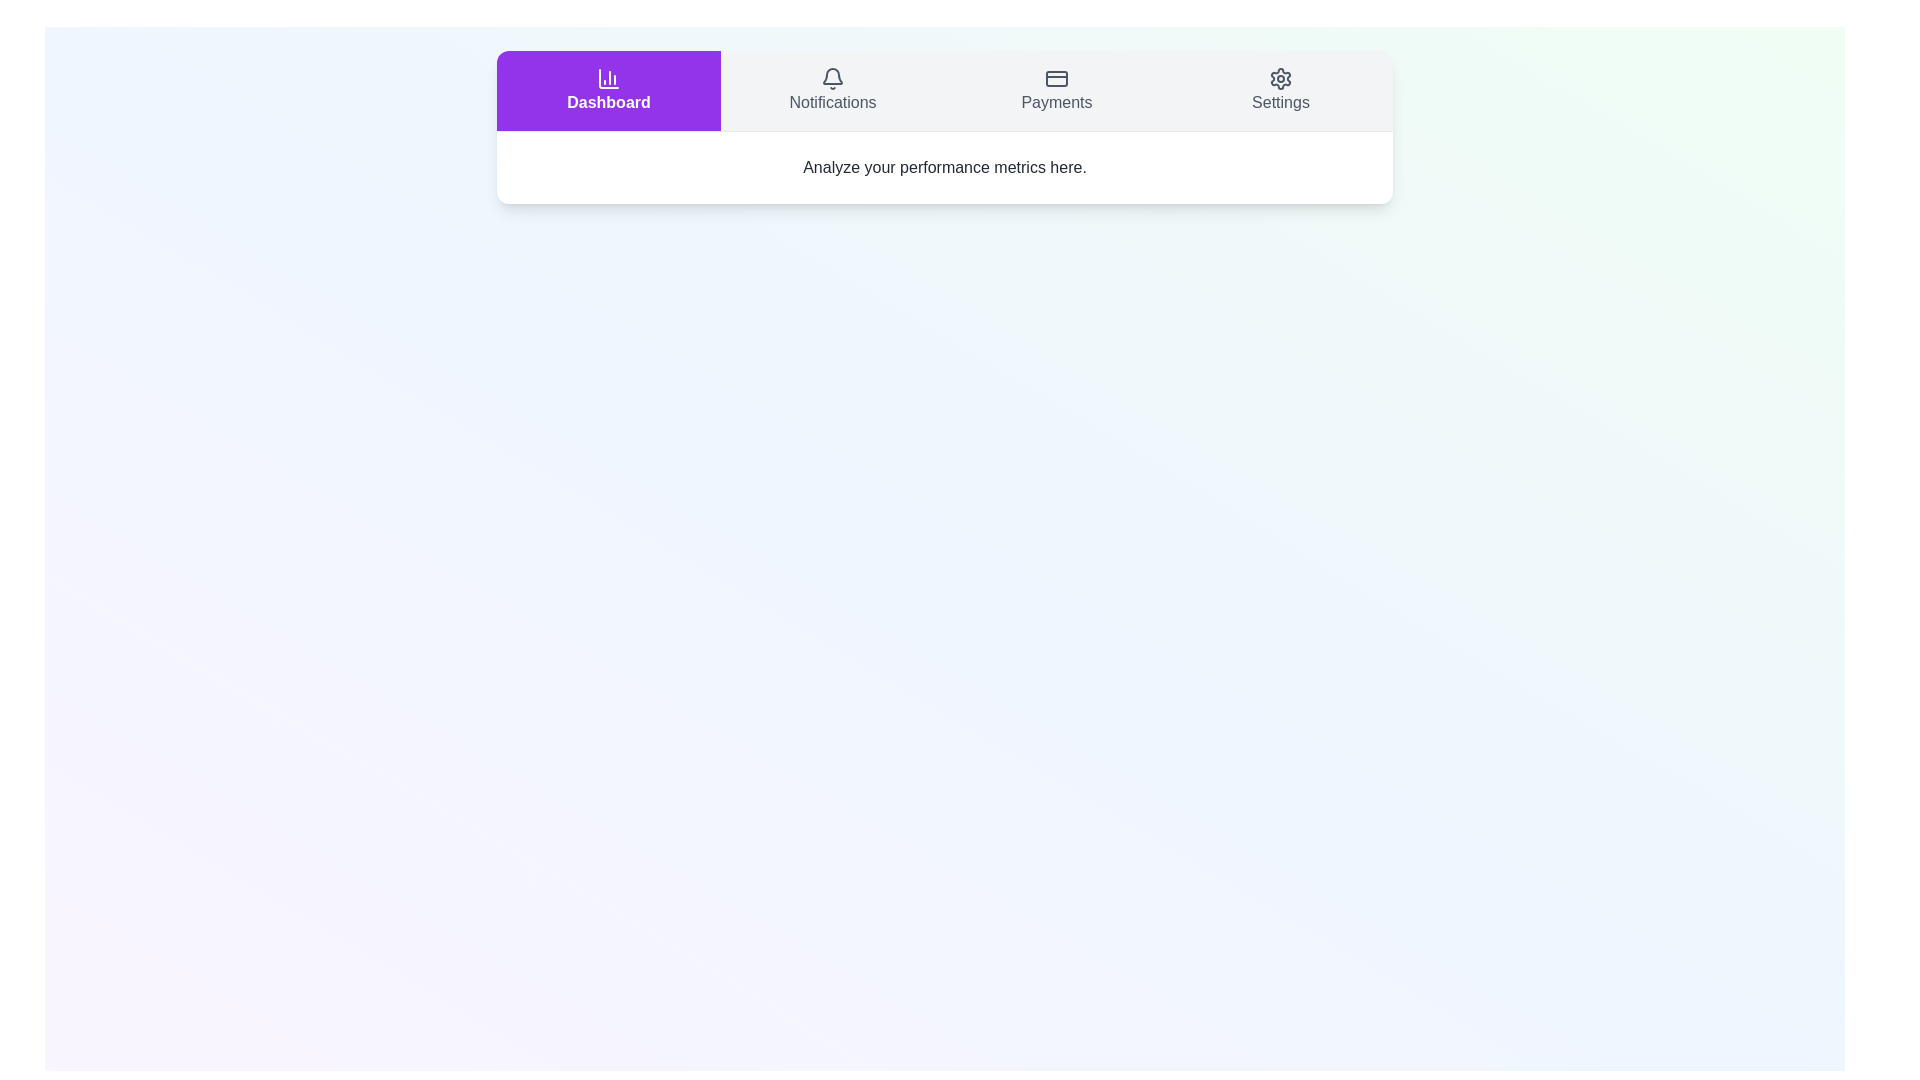 This screenshot has width=1920, height=1080. What do you see at coordinates (1281, 91) in the screenshot?
I see `the Settings tab to select it` at bounding box center [1281, 91].